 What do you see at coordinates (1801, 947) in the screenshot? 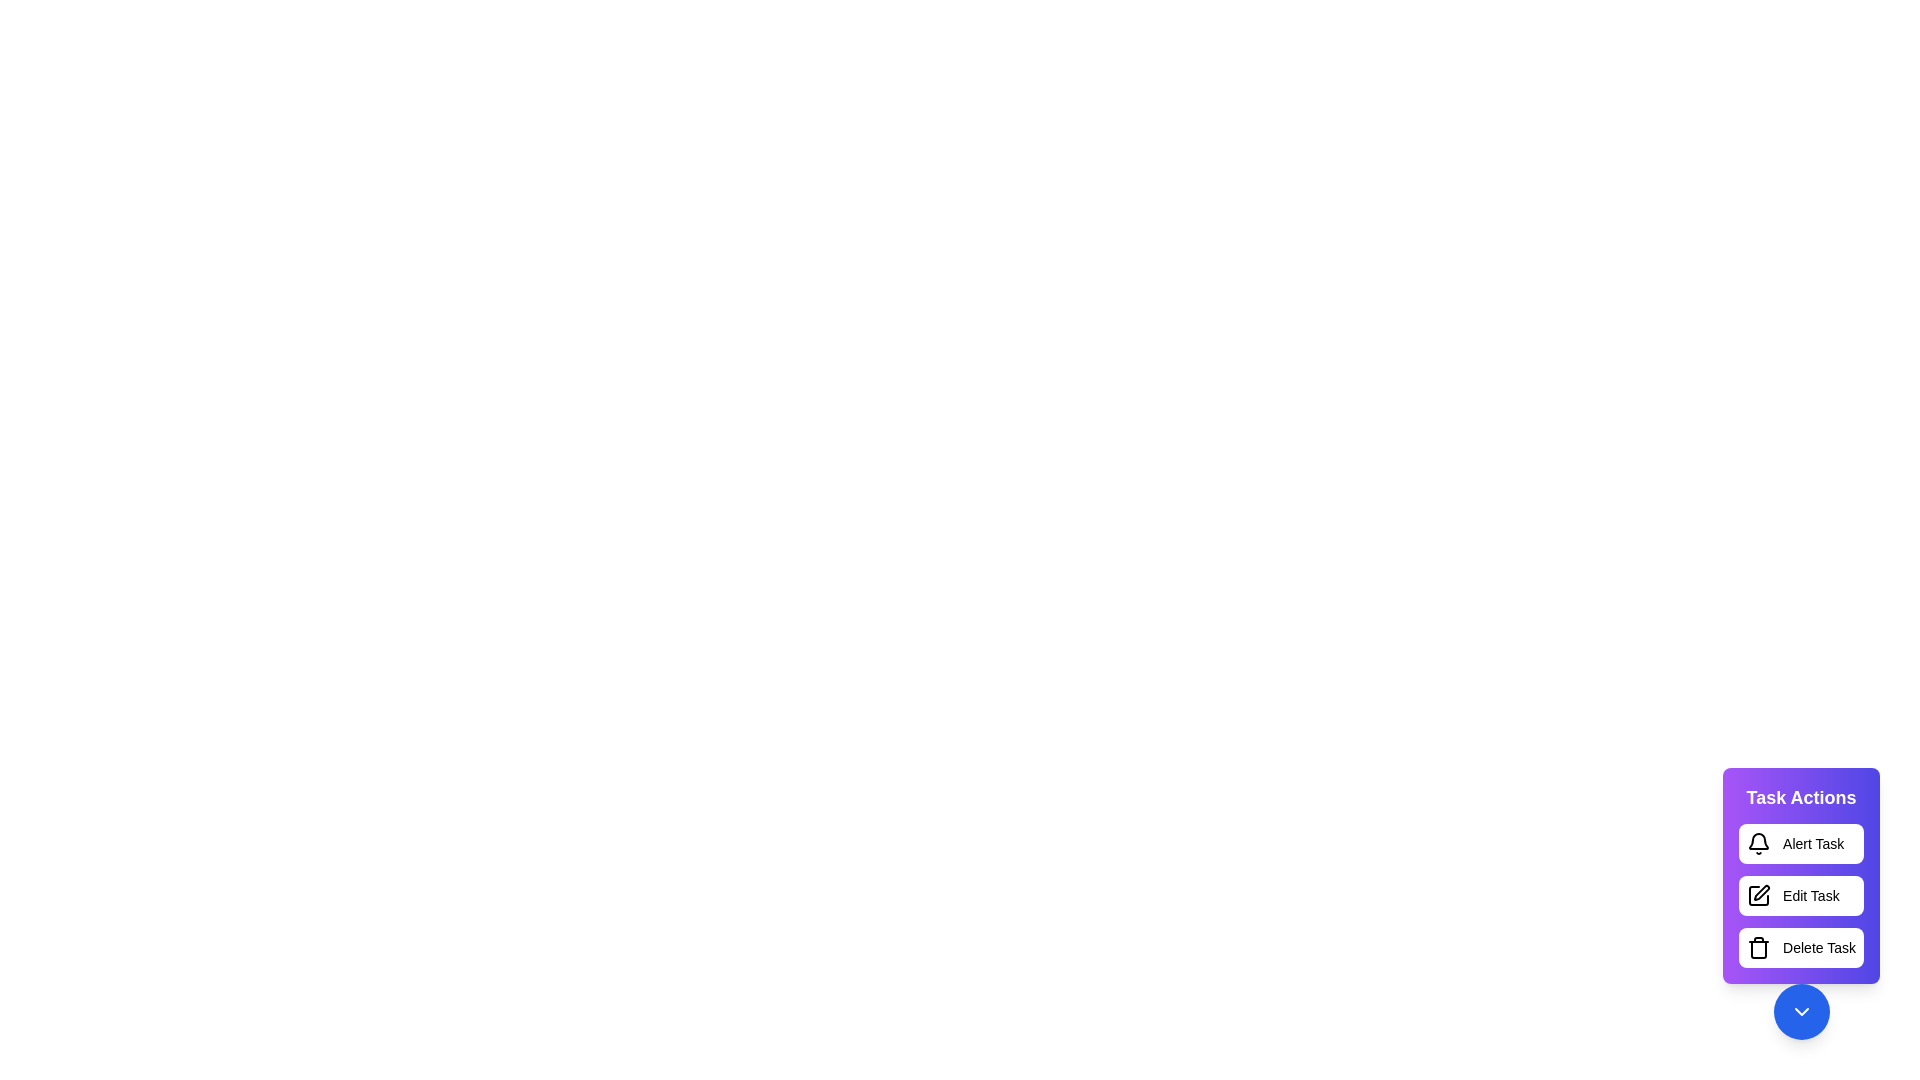
I see `the 'Delete Task' button to delete a task` at bounding box center [1801, 947].